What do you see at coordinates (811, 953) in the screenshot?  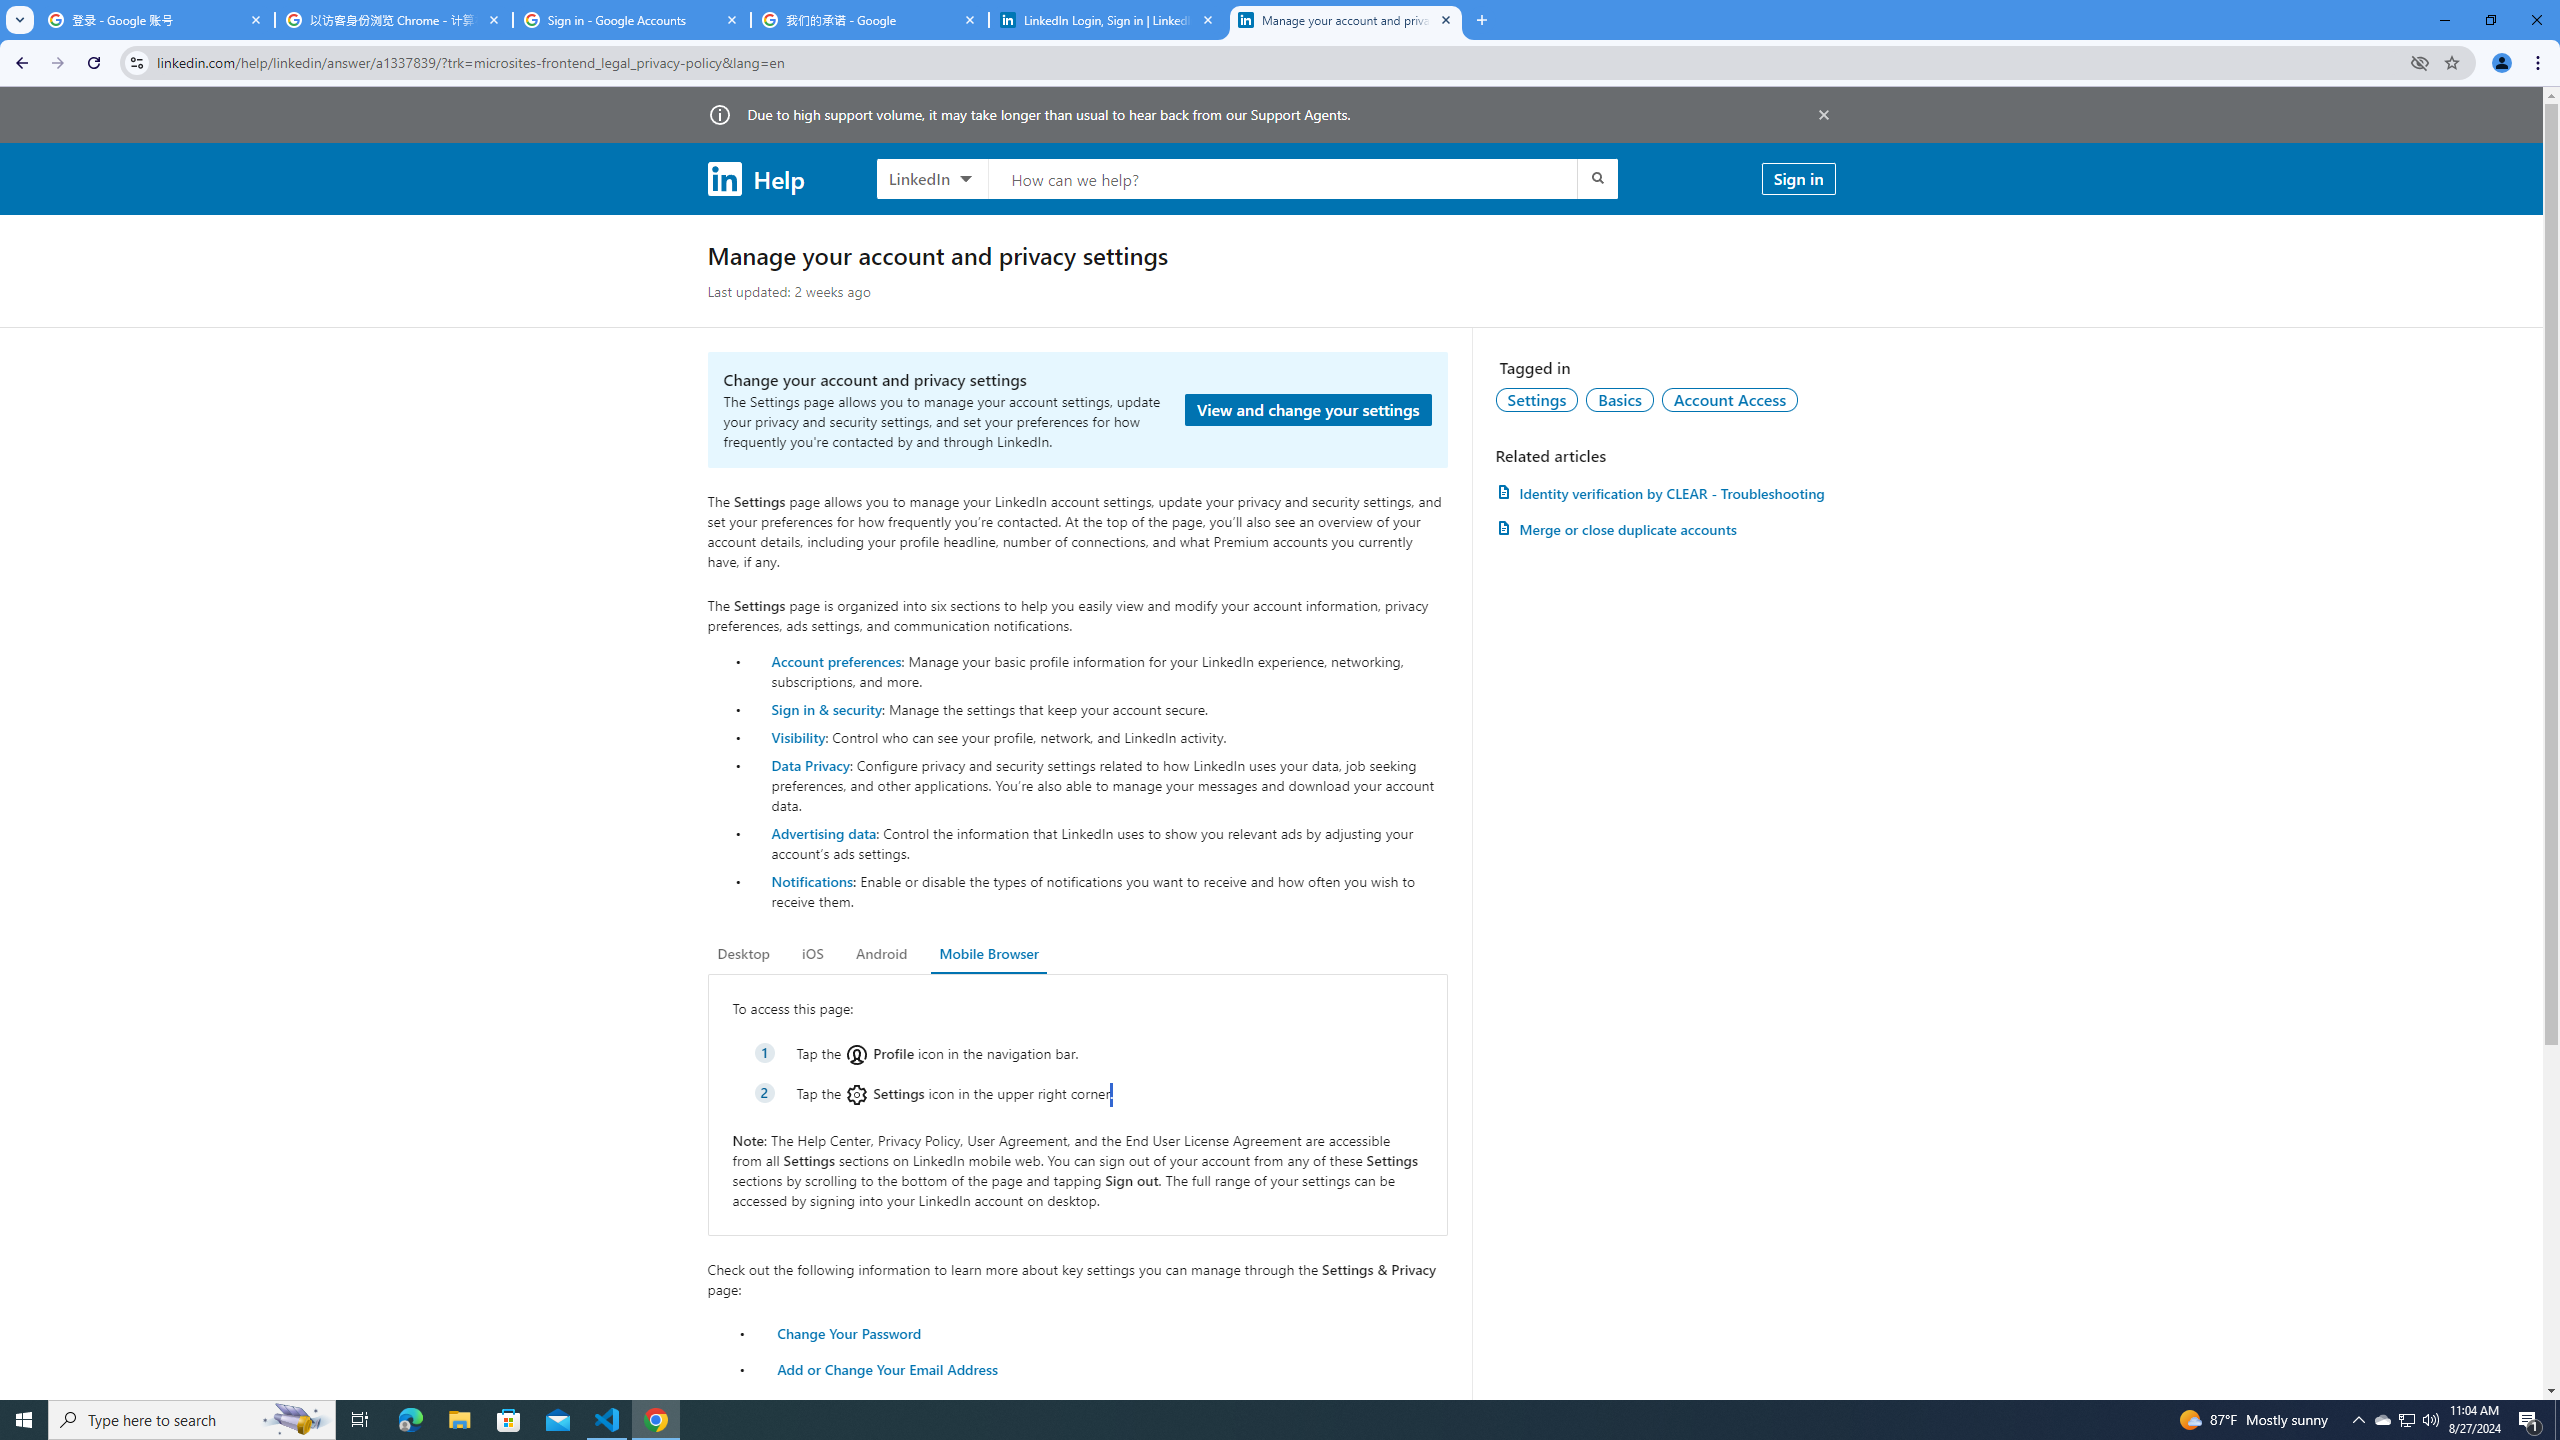 I see `'iOS'` at bounding box center [811, 953].